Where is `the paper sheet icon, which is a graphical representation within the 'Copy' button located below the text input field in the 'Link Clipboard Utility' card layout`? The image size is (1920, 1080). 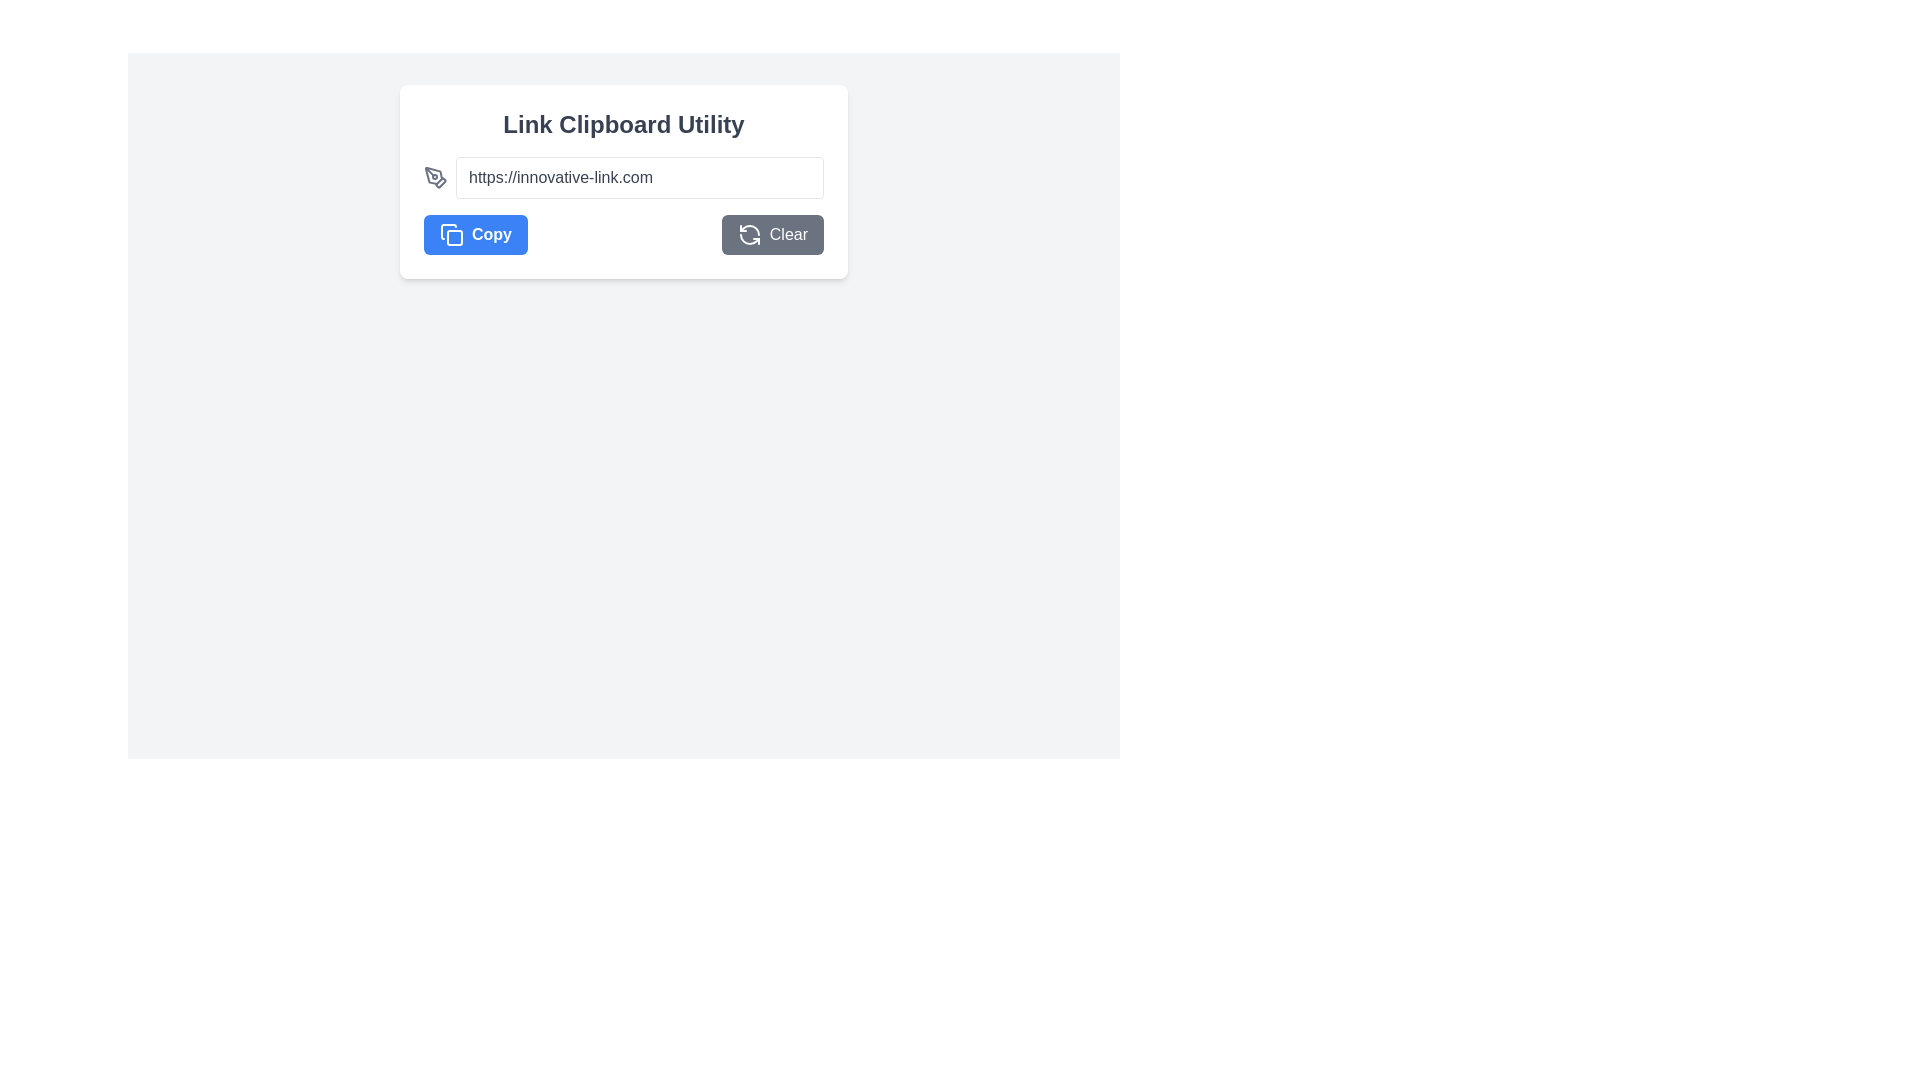
the paper sheet icon, which is a graphical representation within the 'Copy' button located below the text input field in the 'Link Clipboard Utility' card layout is located at coordinates (448, 230).